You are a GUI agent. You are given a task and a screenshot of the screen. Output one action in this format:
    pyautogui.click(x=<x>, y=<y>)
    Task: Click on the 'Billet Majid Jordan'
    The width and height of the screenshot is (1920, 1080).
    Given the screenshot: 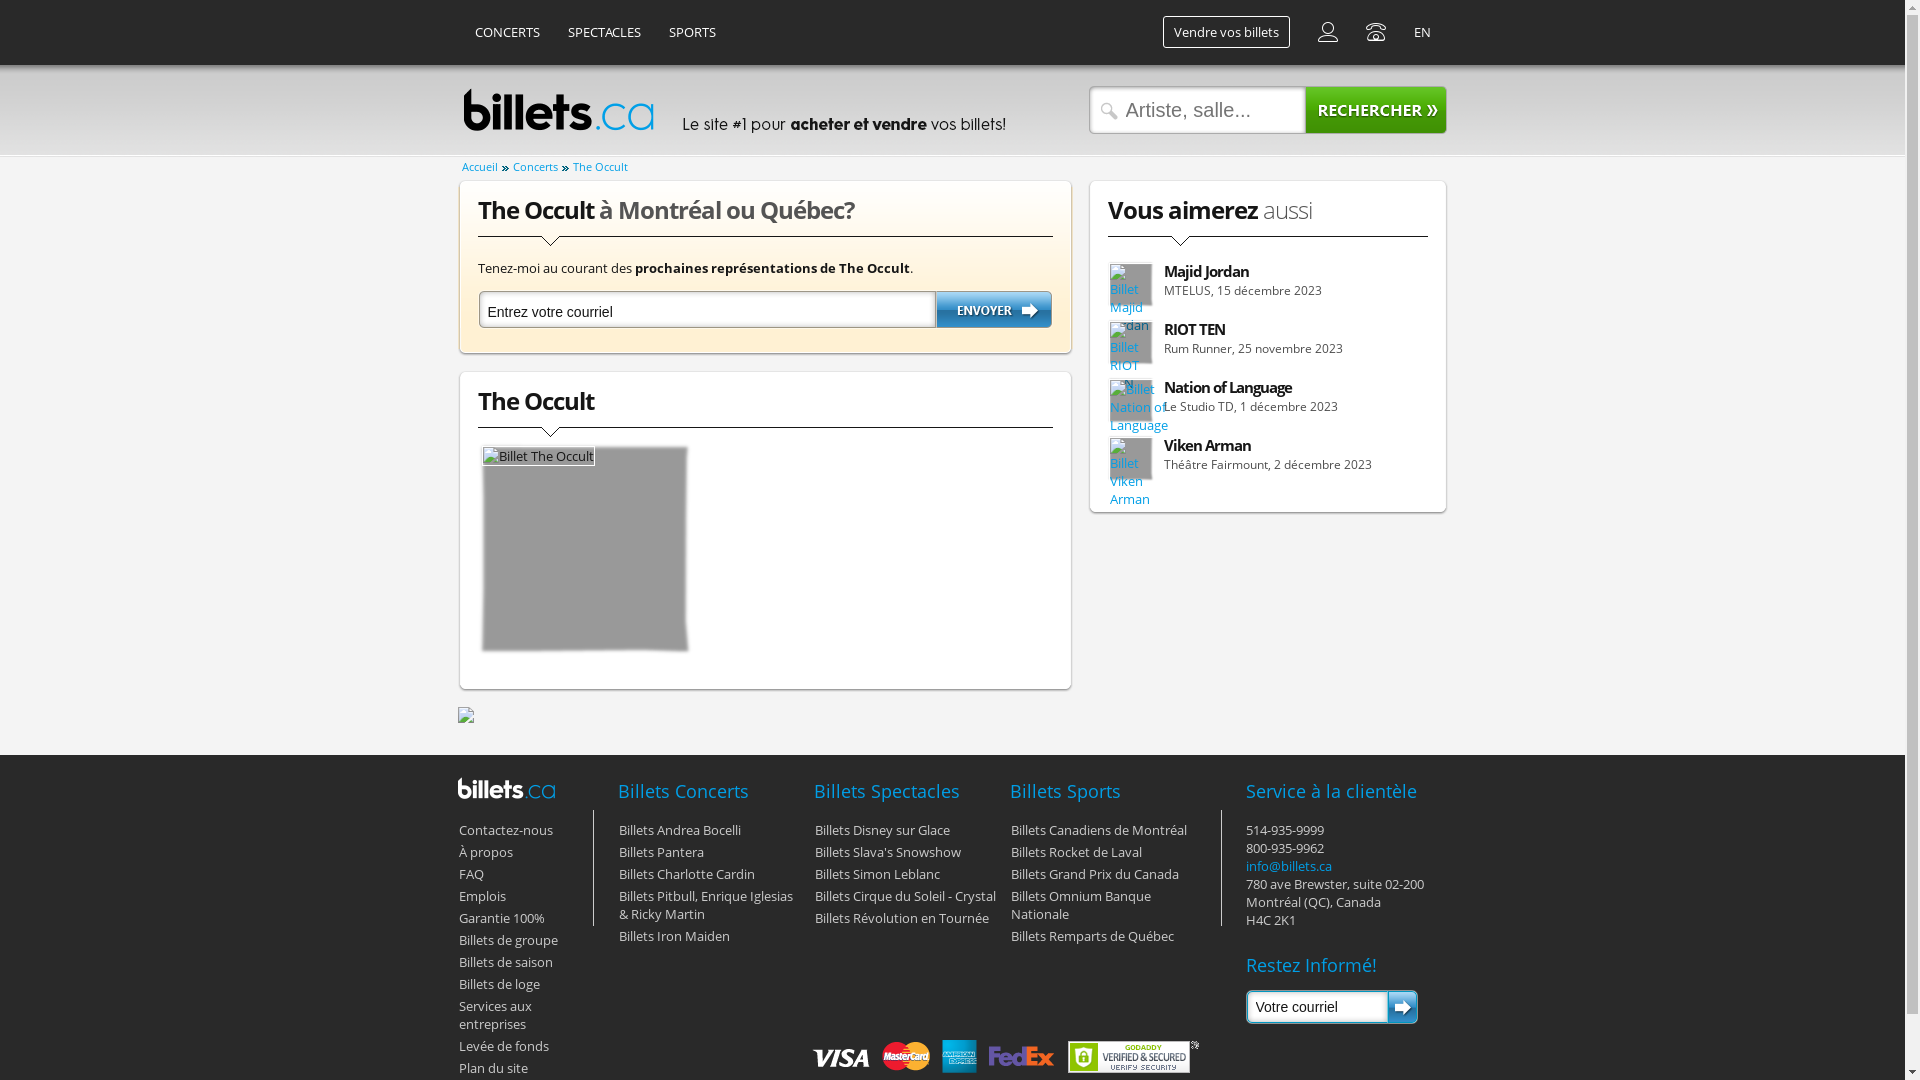 What is the action you would take?
    pyautogui.click(x=1131, y=299)
    